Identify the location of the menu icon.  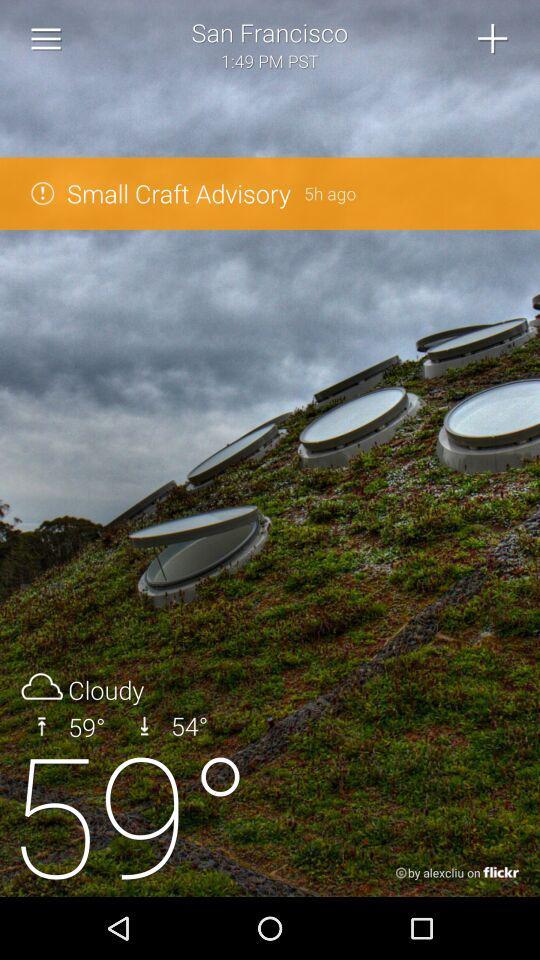
(46, 41).